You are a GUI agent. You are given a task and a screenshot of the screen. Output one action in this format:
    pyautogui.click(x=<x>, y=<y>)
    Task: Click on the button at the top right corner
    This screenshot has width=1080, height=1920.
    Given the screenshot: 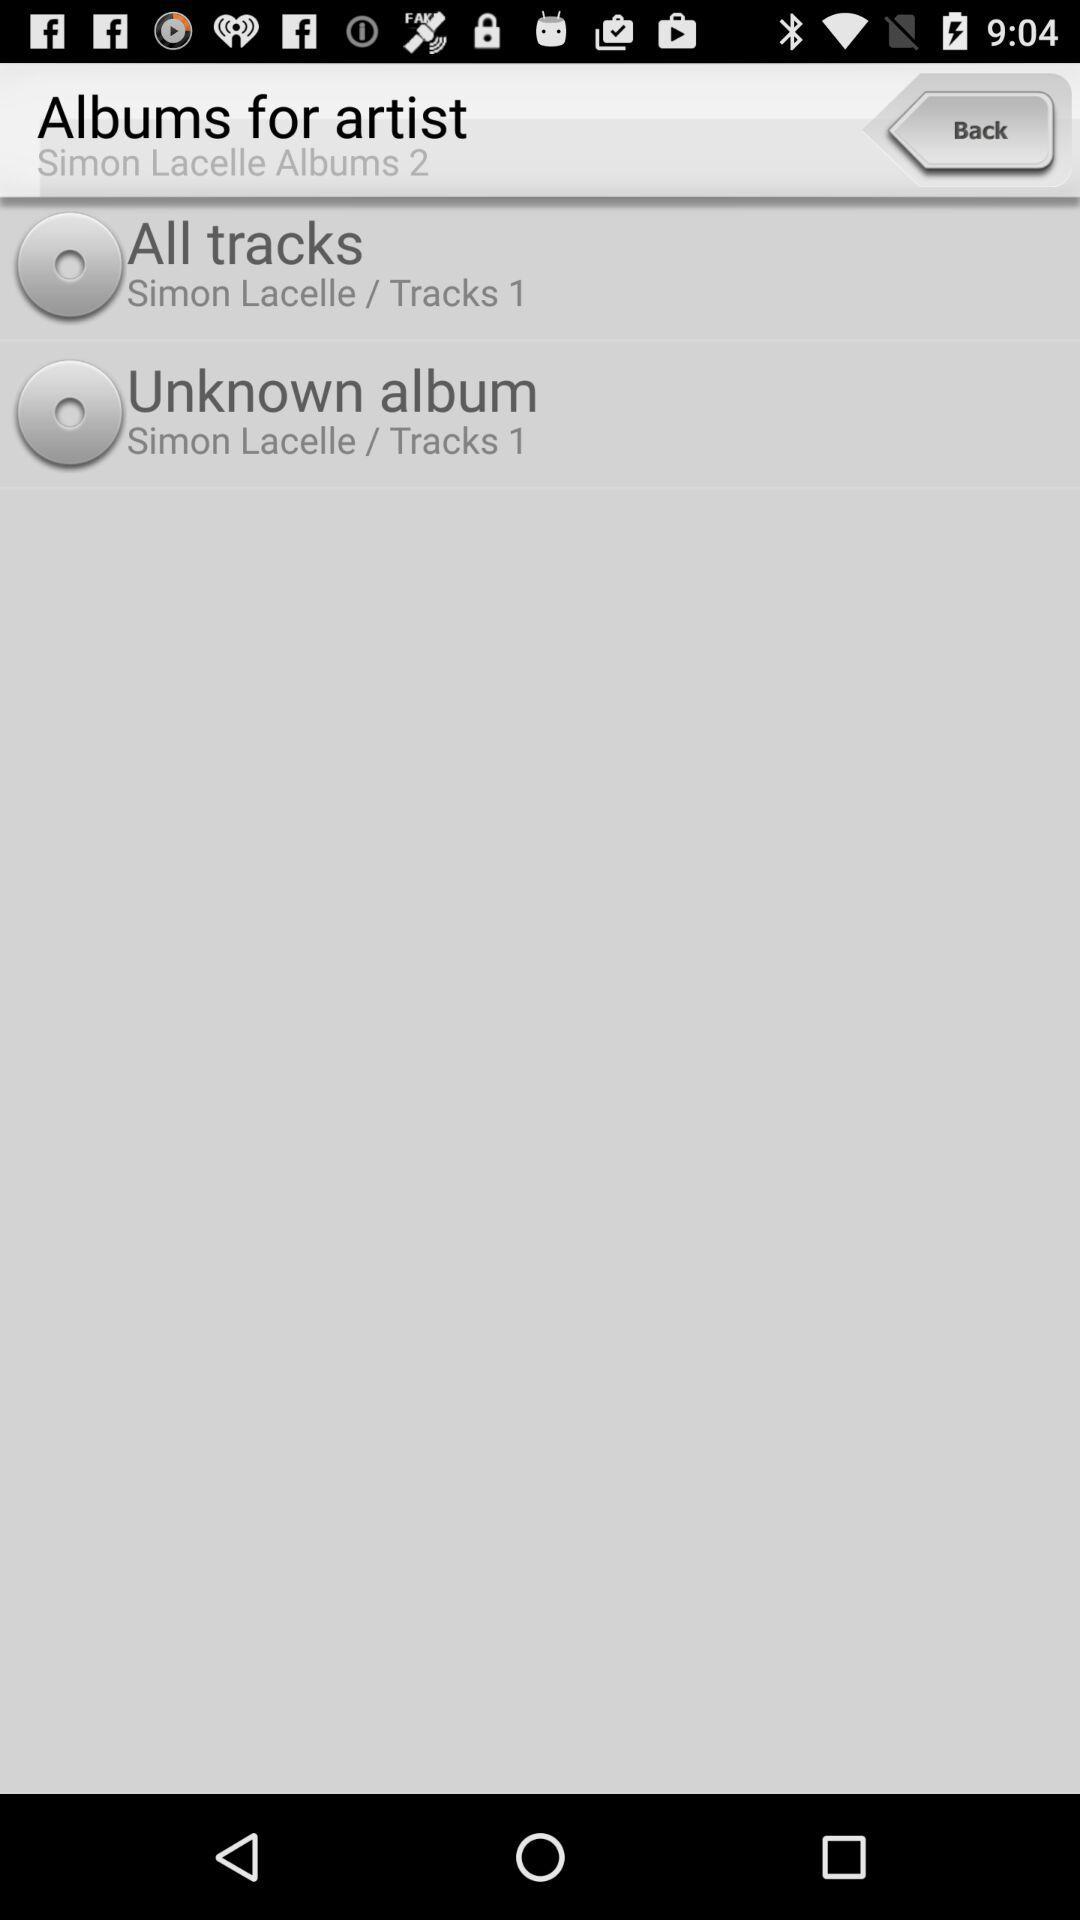 What is the action you would take?
    pyautogui.click(x=965, y=129)
    